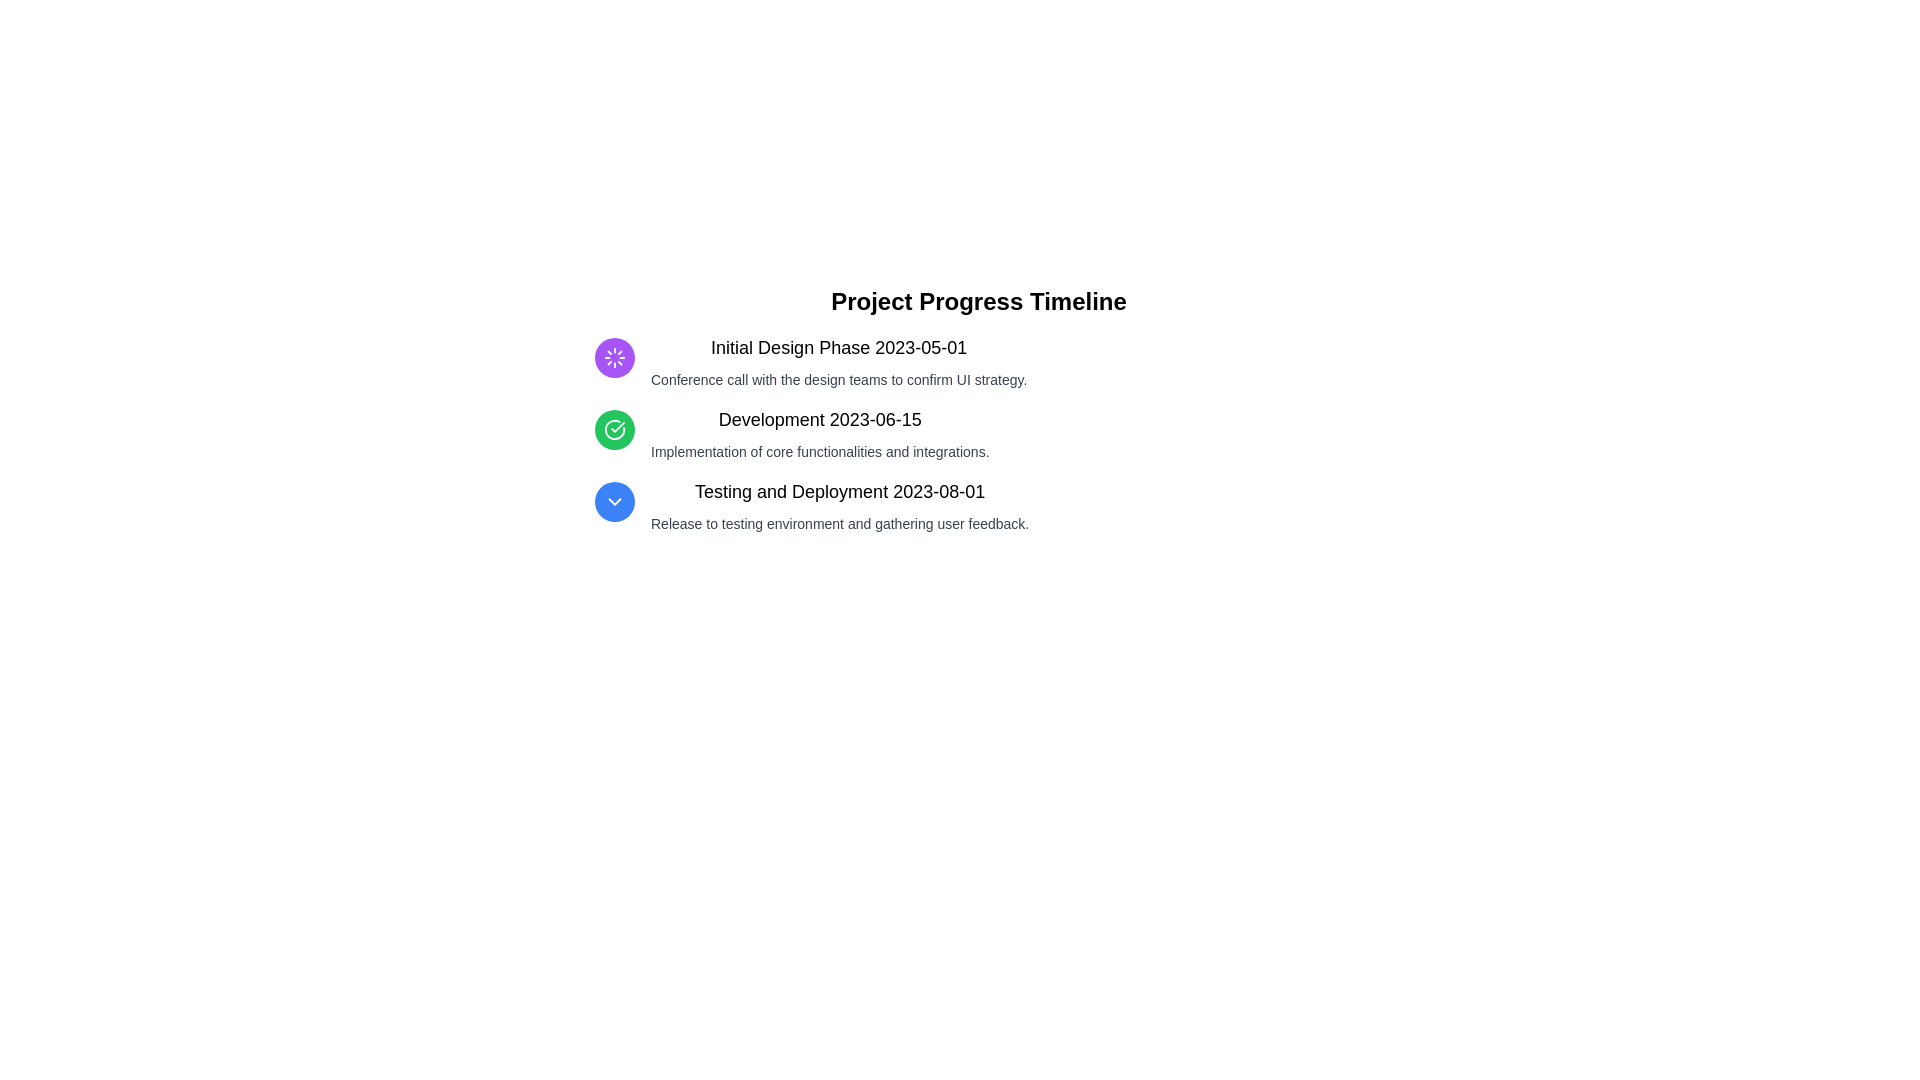 Image resolution: width=1920 pixels, height=1080 pixels. What do you see at coordinates (613, 428) in the screenshot?
I see `the circular green icon with a white checkmark, which represents approval or completion, located in the middle-left section of the interface, aligned with the text 'Development 2023-06-15'` at bounding box center [613, 428].